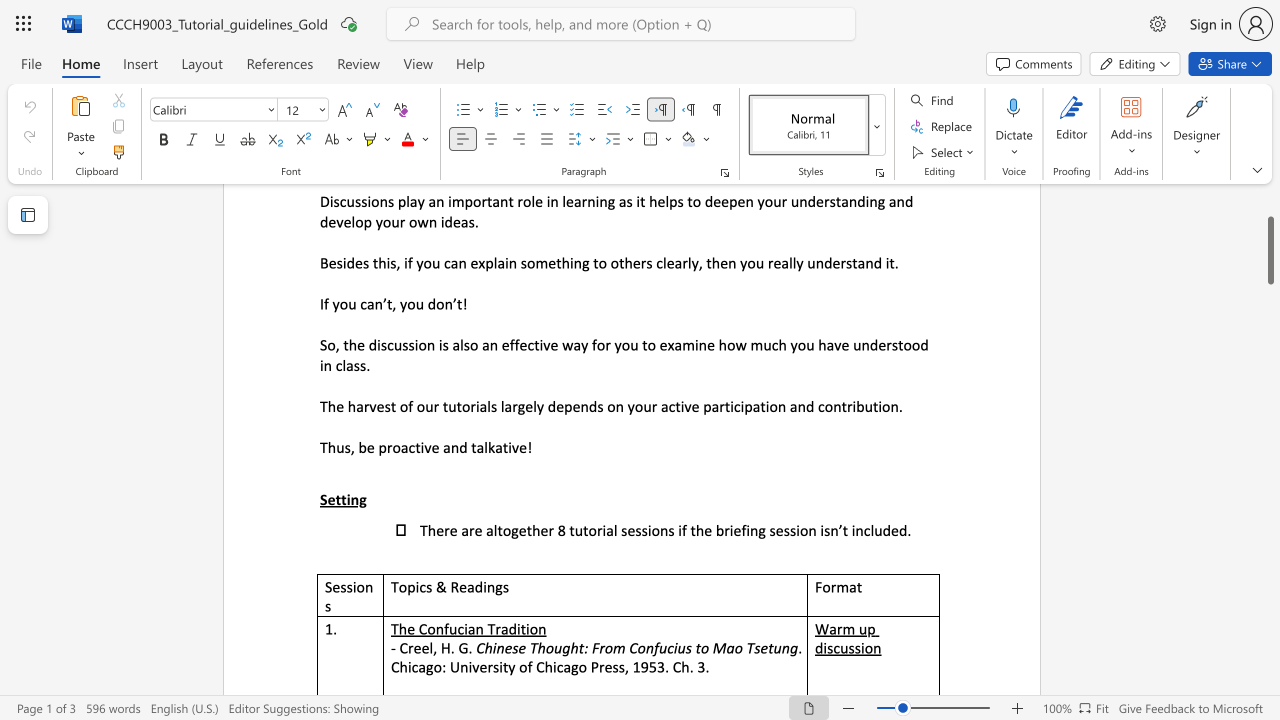  I want to click on the scrollbar and move down 1160 pixels, so click(1269, 249).